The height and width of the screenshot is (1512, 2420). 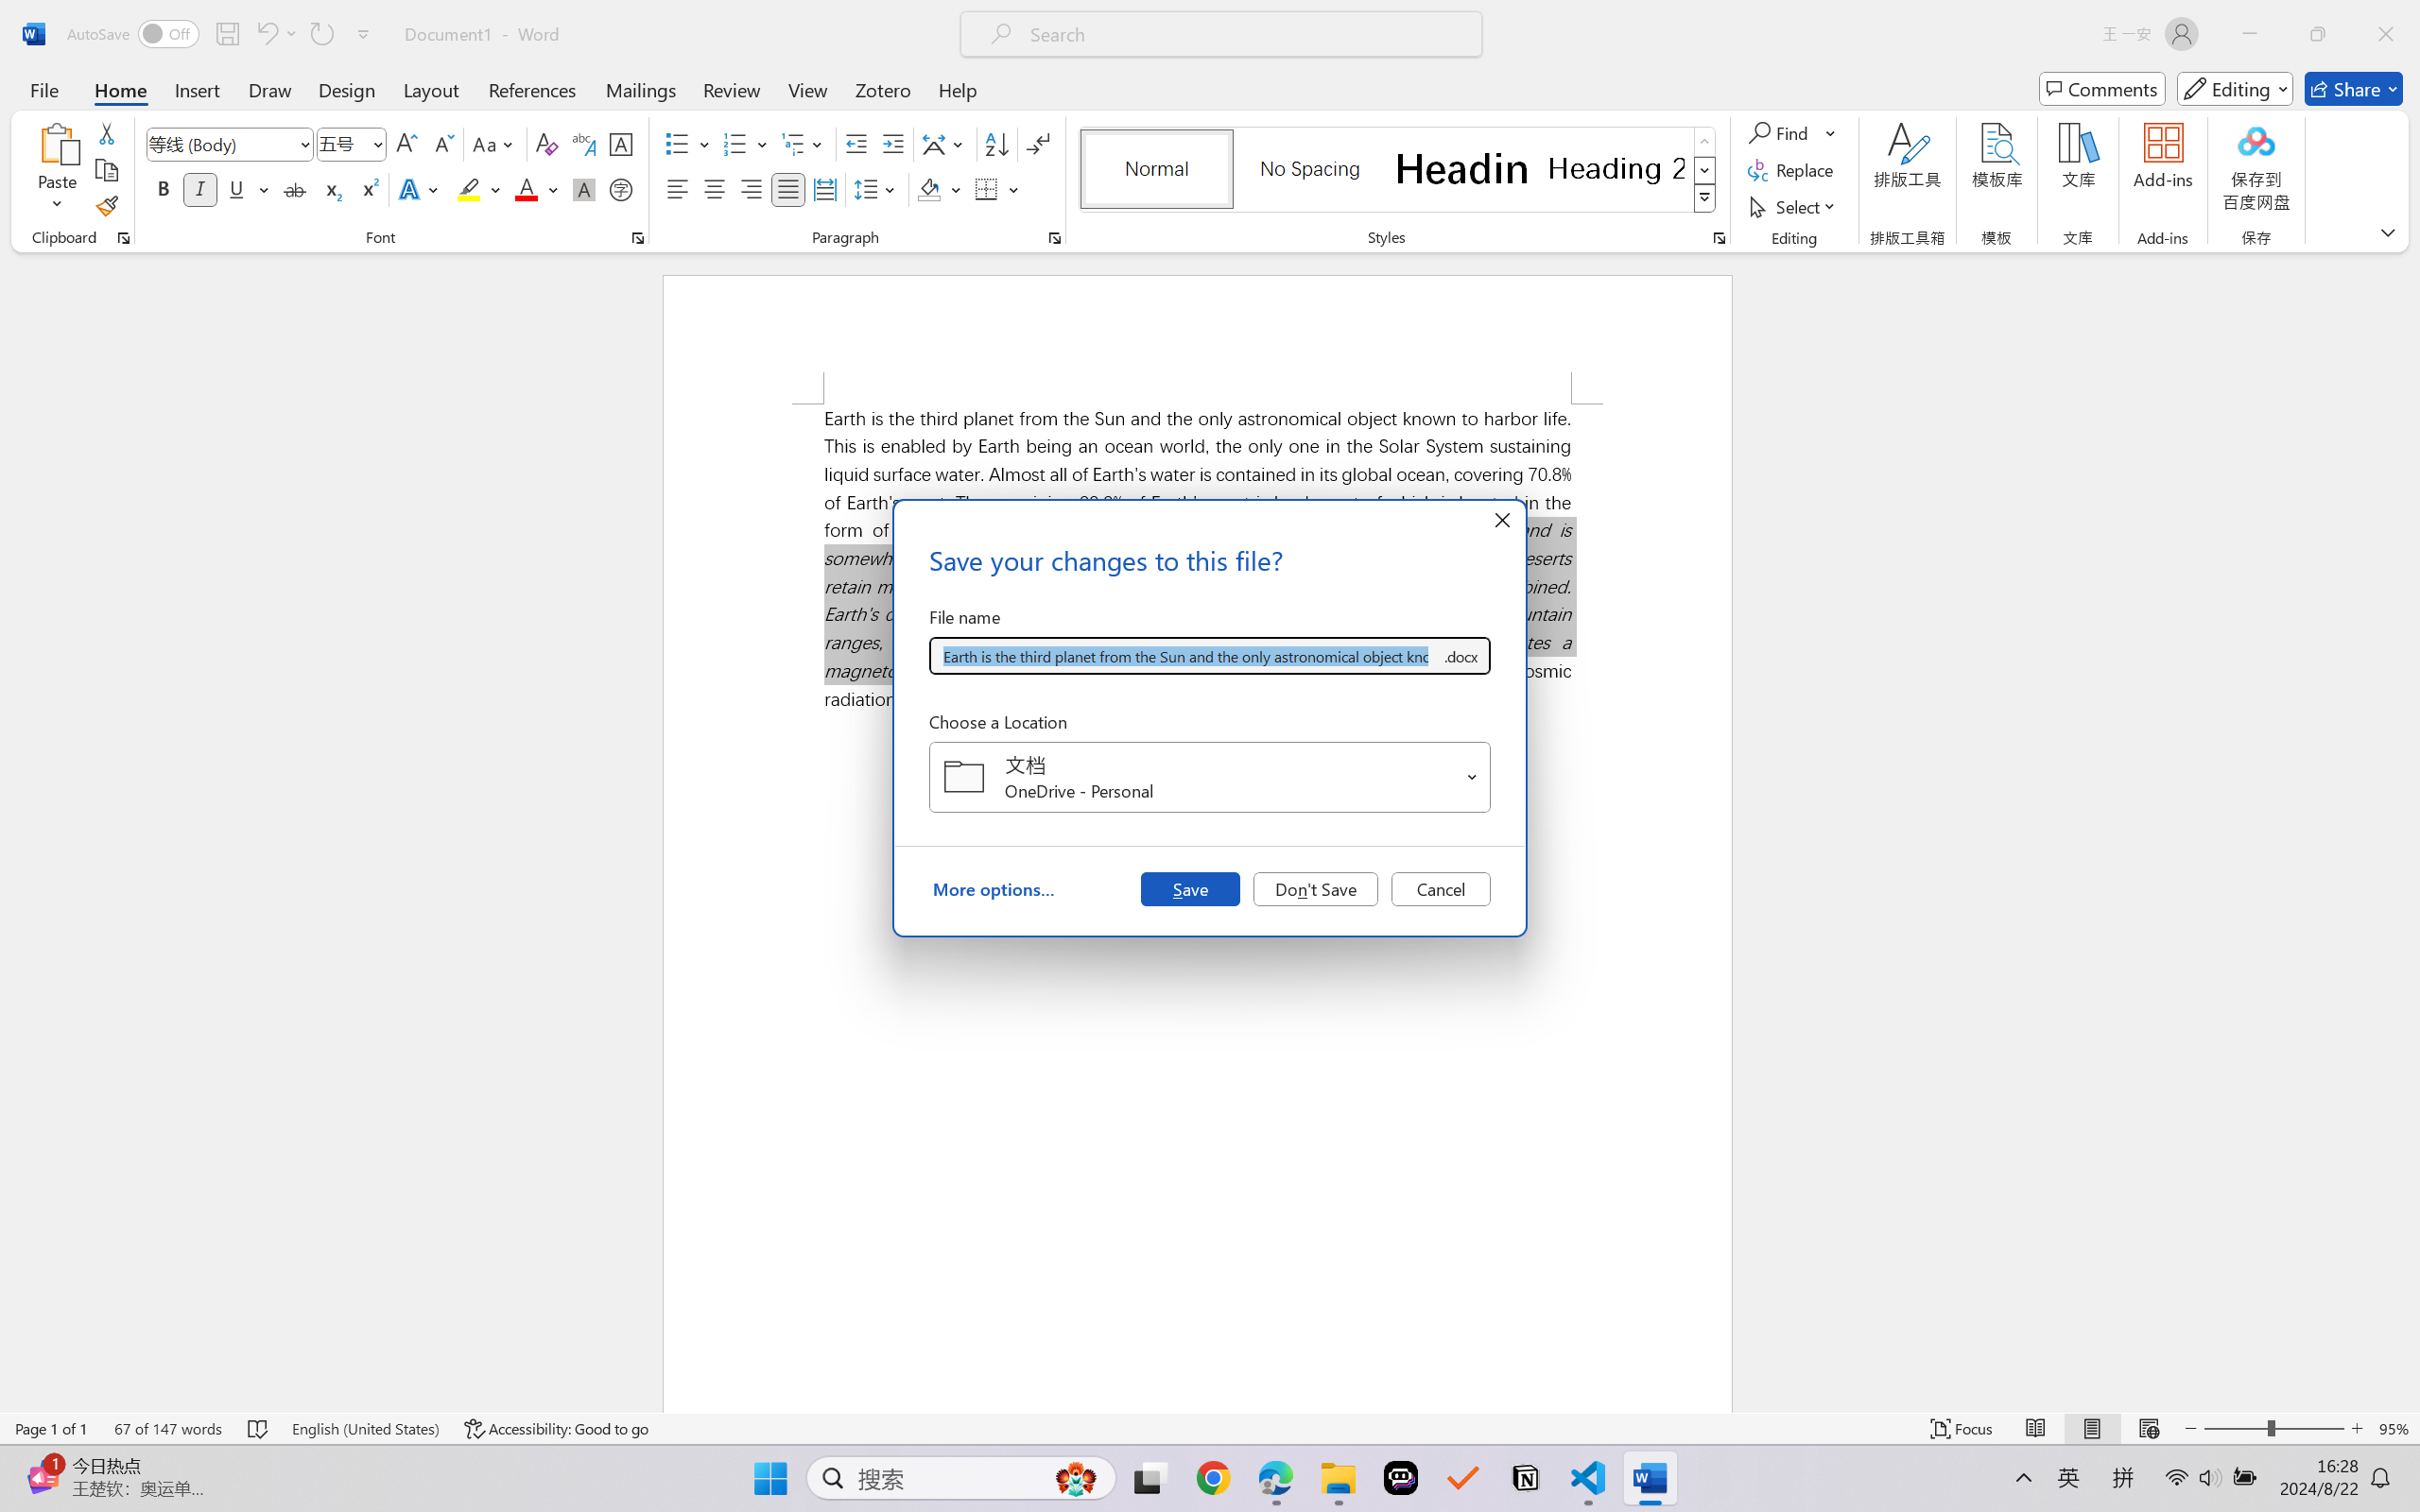 I want to click on 'Phonetic Guide...', so click(x=581, y=144).